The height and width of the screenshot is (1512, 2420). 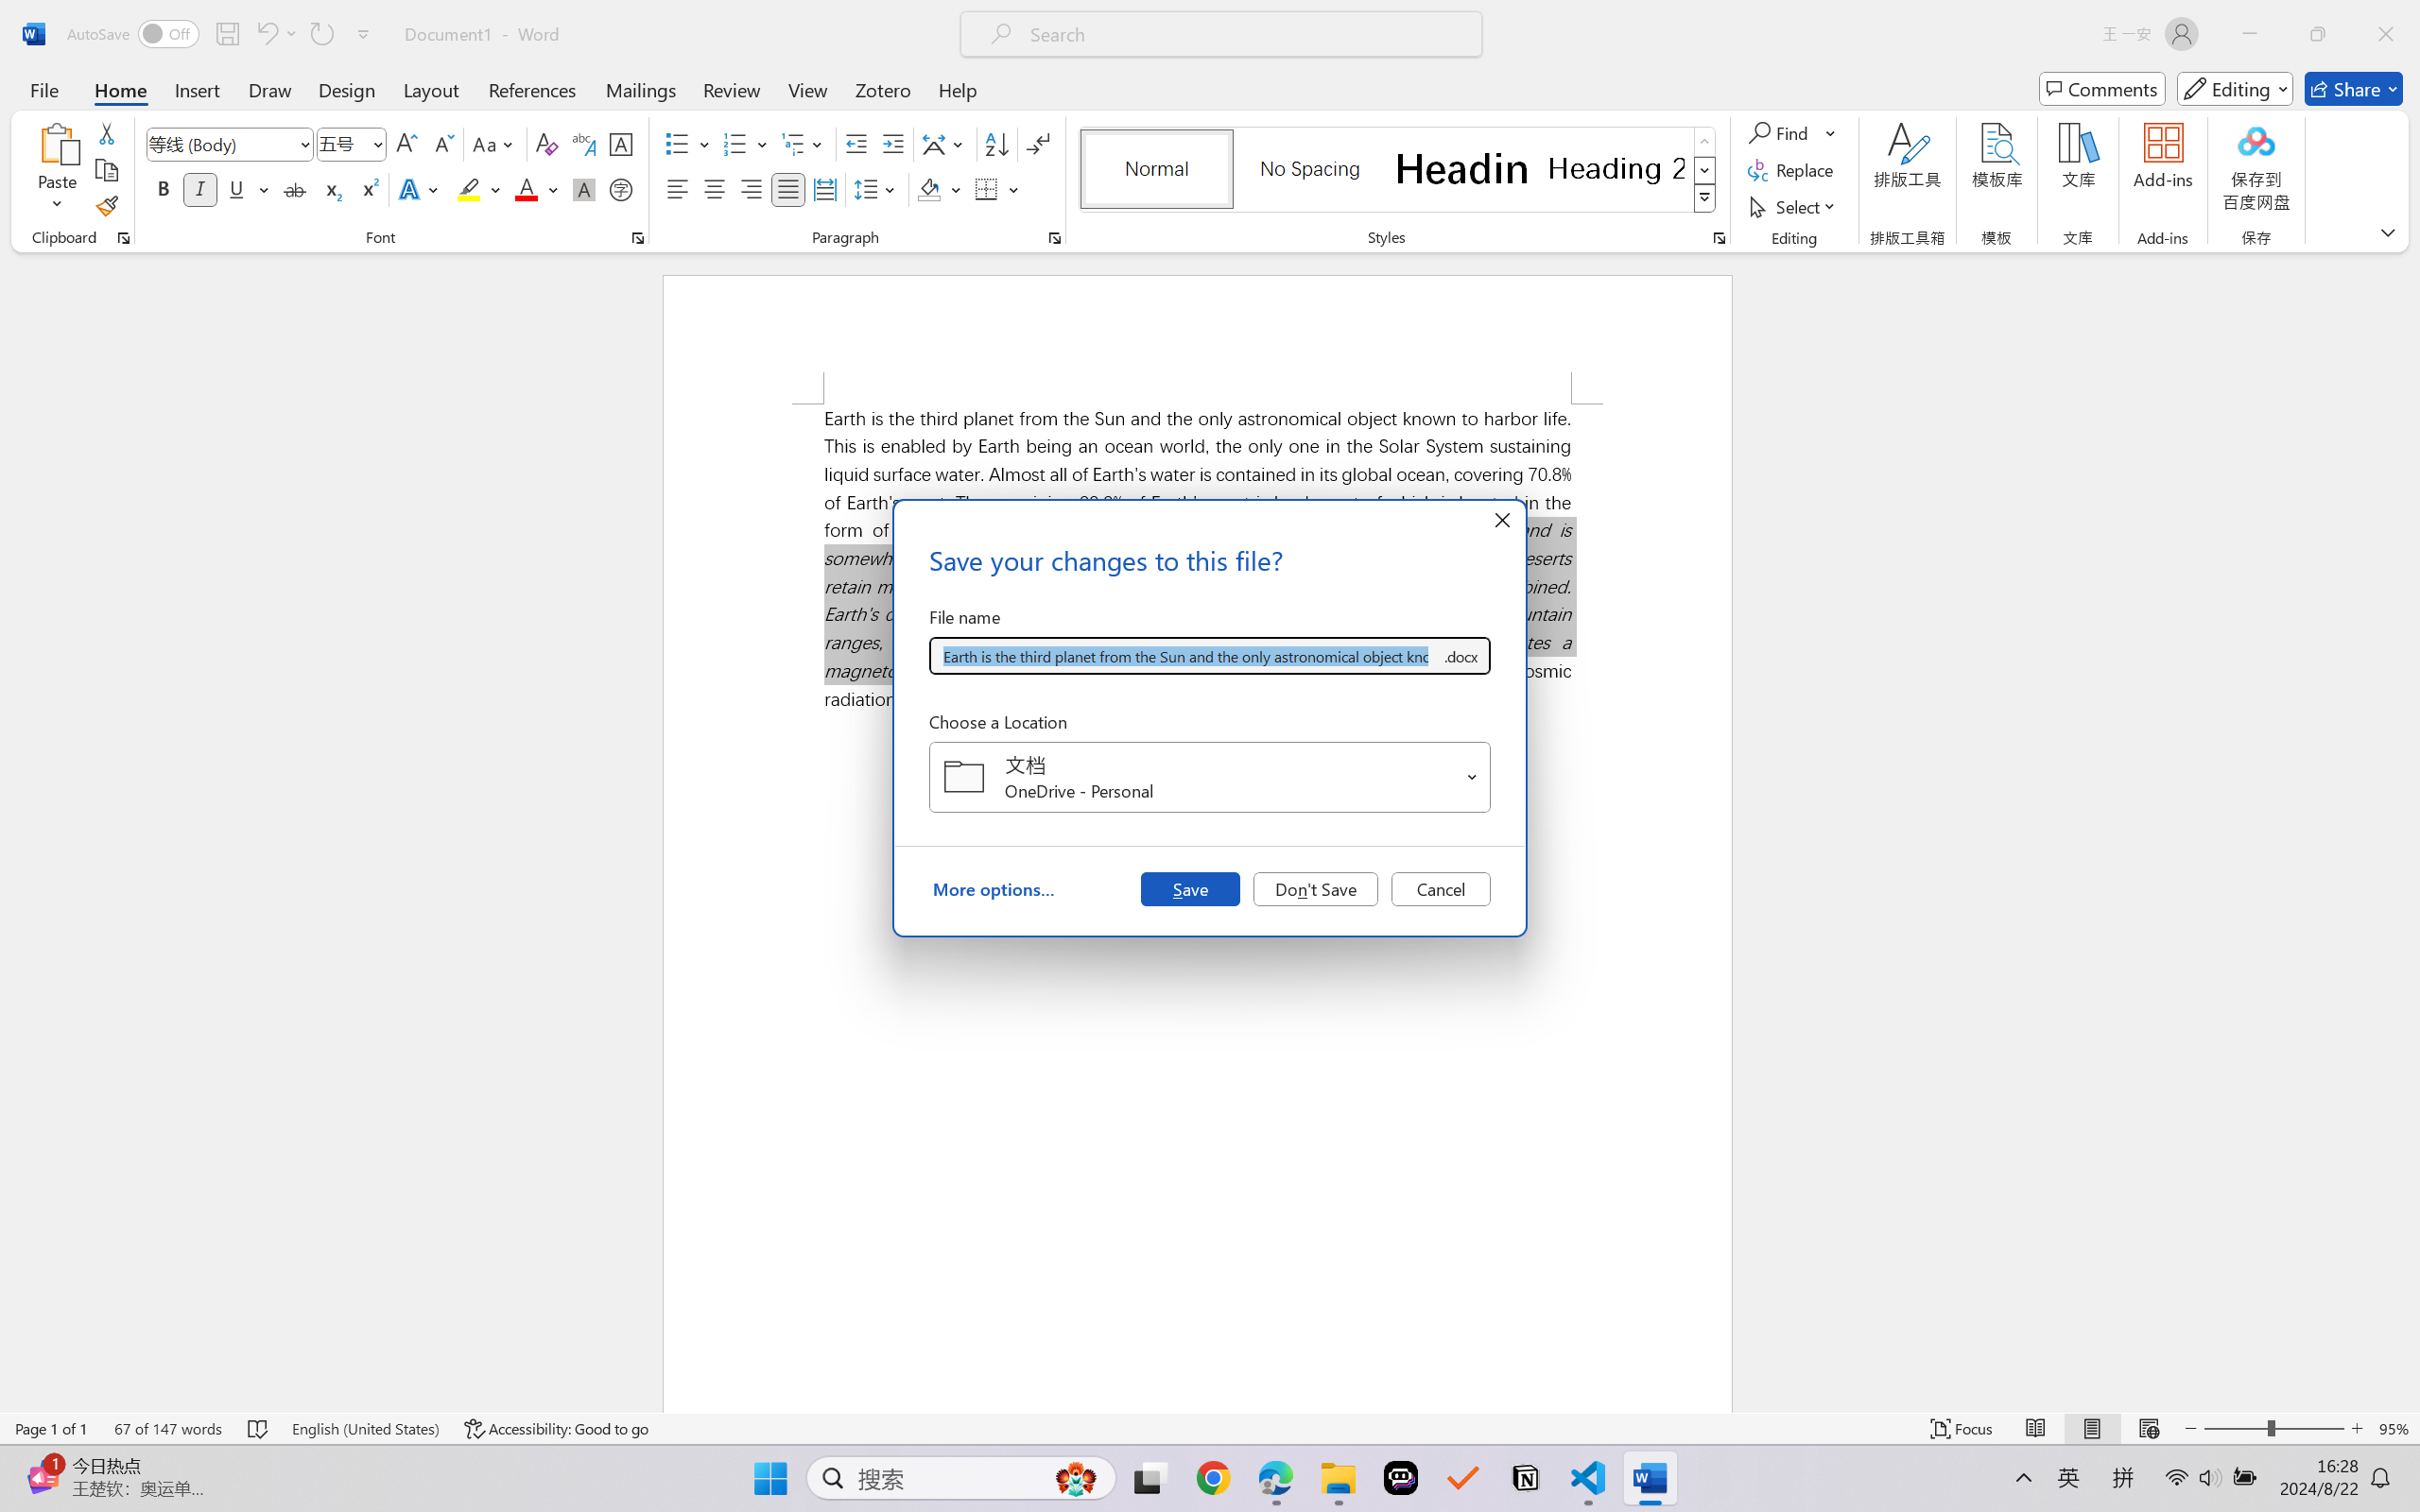 I want to click on 'Phonetic Guide...', so click(x=581, y=144).